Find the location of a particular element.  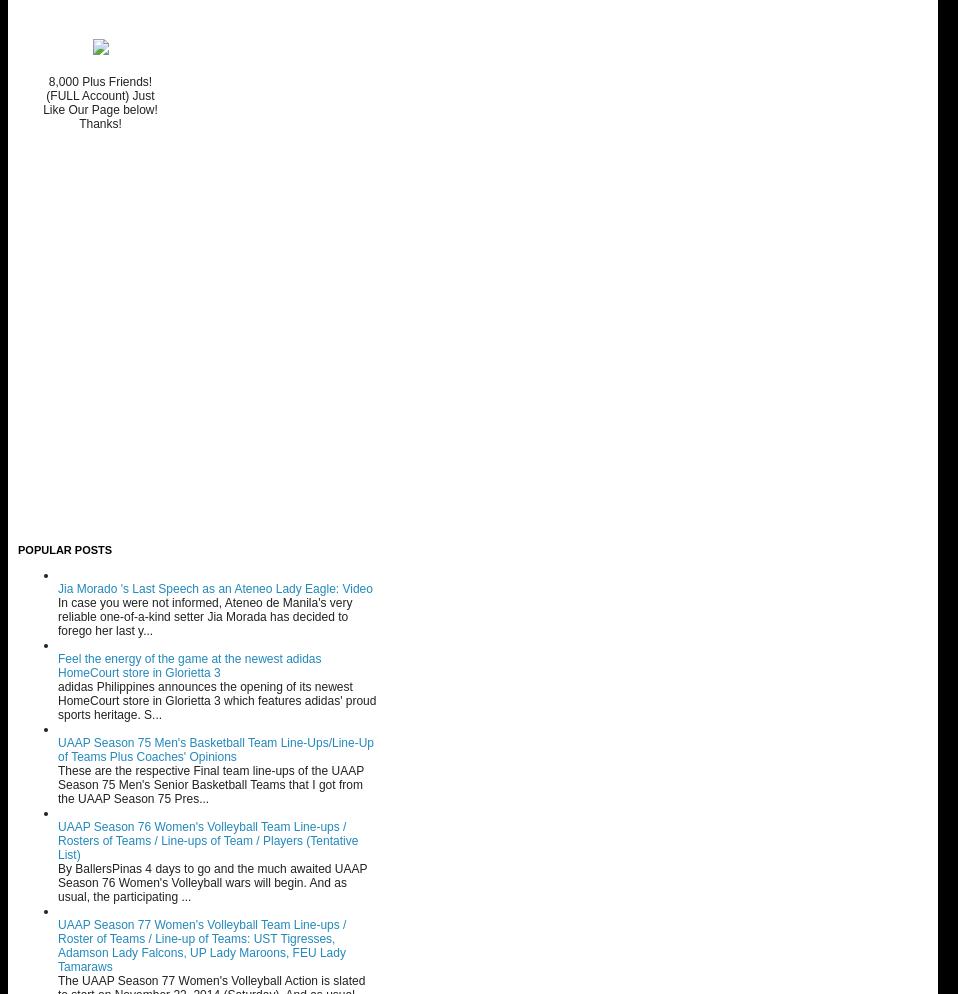

'UAAP Season 75 Men's Basketball Team Line-Ups/Line-Up of Teams Plus Coaches' Opinions' is located at coordinates (215, 748).